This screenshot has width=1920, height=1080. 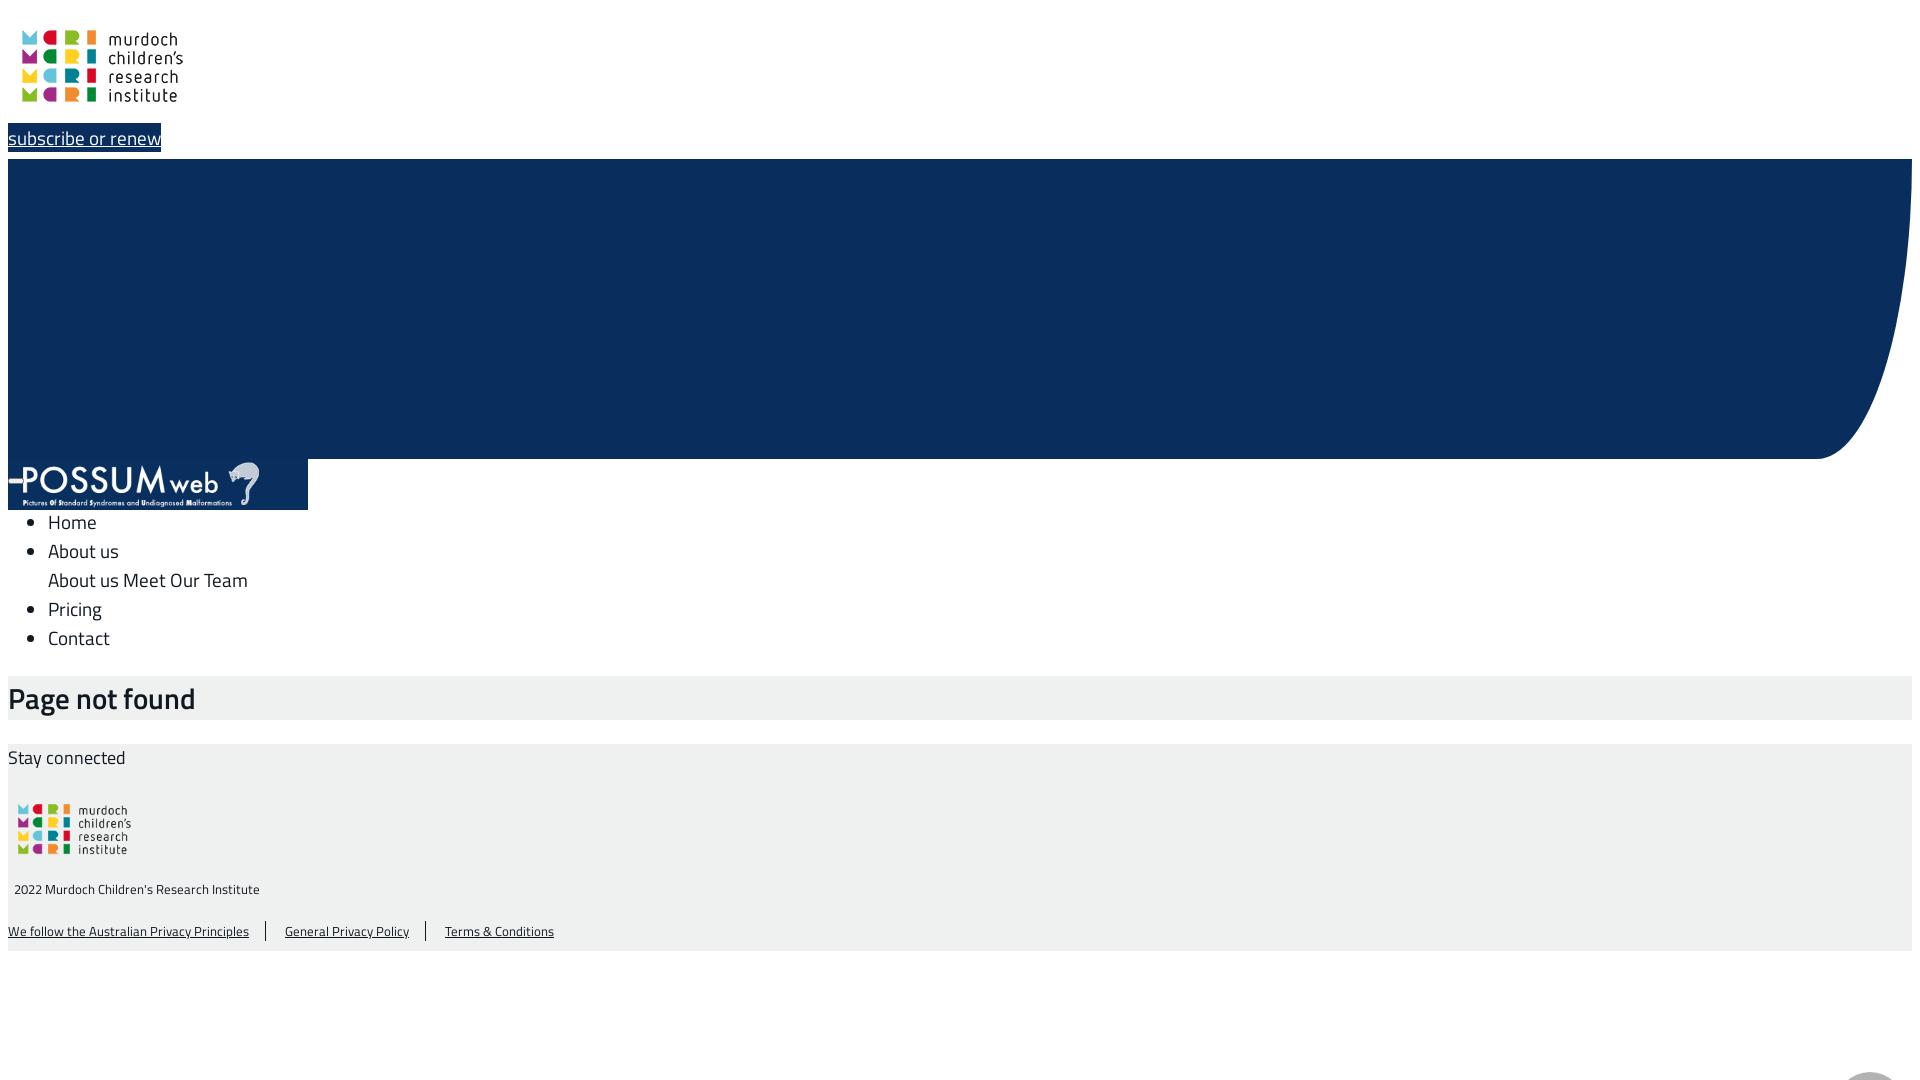 I want to click on 'General Privacy Policy', so click(x=346, y=930).